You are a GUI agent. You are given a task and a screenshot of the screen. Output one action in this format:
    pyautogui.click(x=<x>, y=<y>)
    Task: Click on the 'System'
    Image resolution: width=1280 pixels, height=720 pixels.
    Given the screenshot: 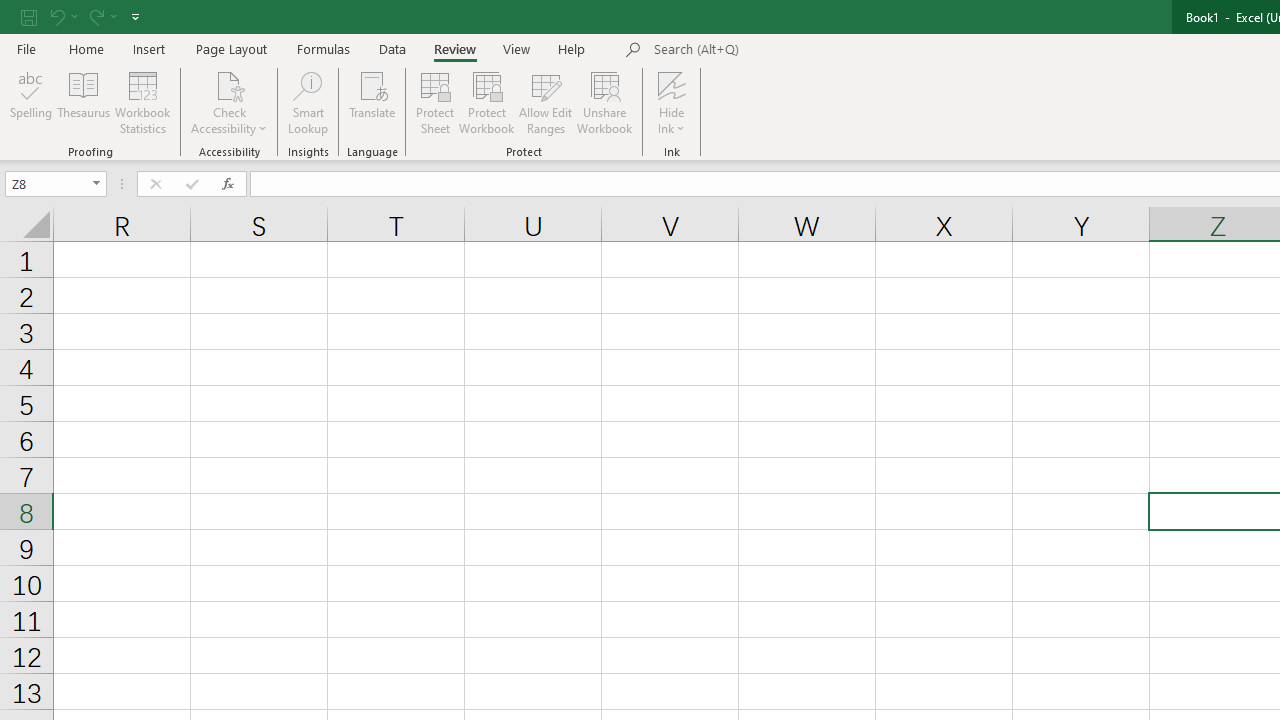 What is the action you would take?
    pyautogui.click(x=10, y=11)
    